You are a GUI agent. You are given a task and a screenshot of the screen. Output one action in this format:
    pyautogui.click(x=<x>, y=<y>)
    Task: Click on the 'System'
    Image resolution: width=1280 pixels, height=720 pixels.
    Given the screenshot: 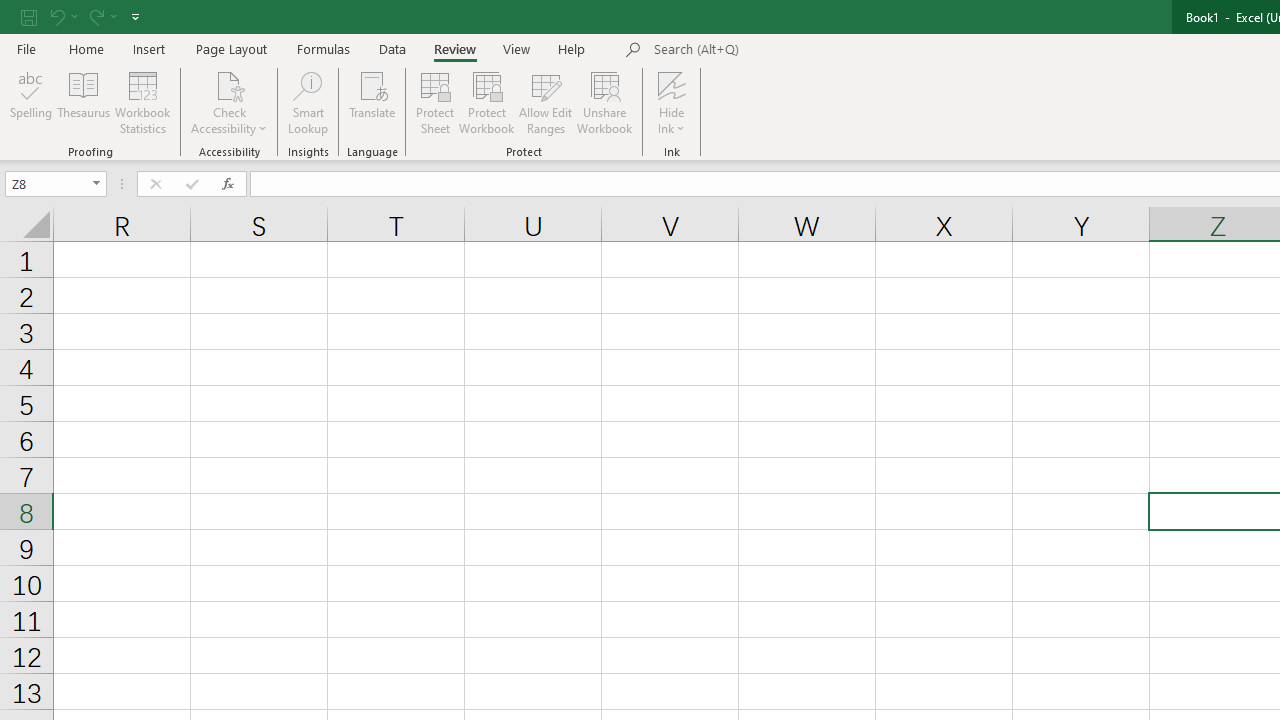 What is the action you would take?
    pyautogui.click(x=10, y=11)
    